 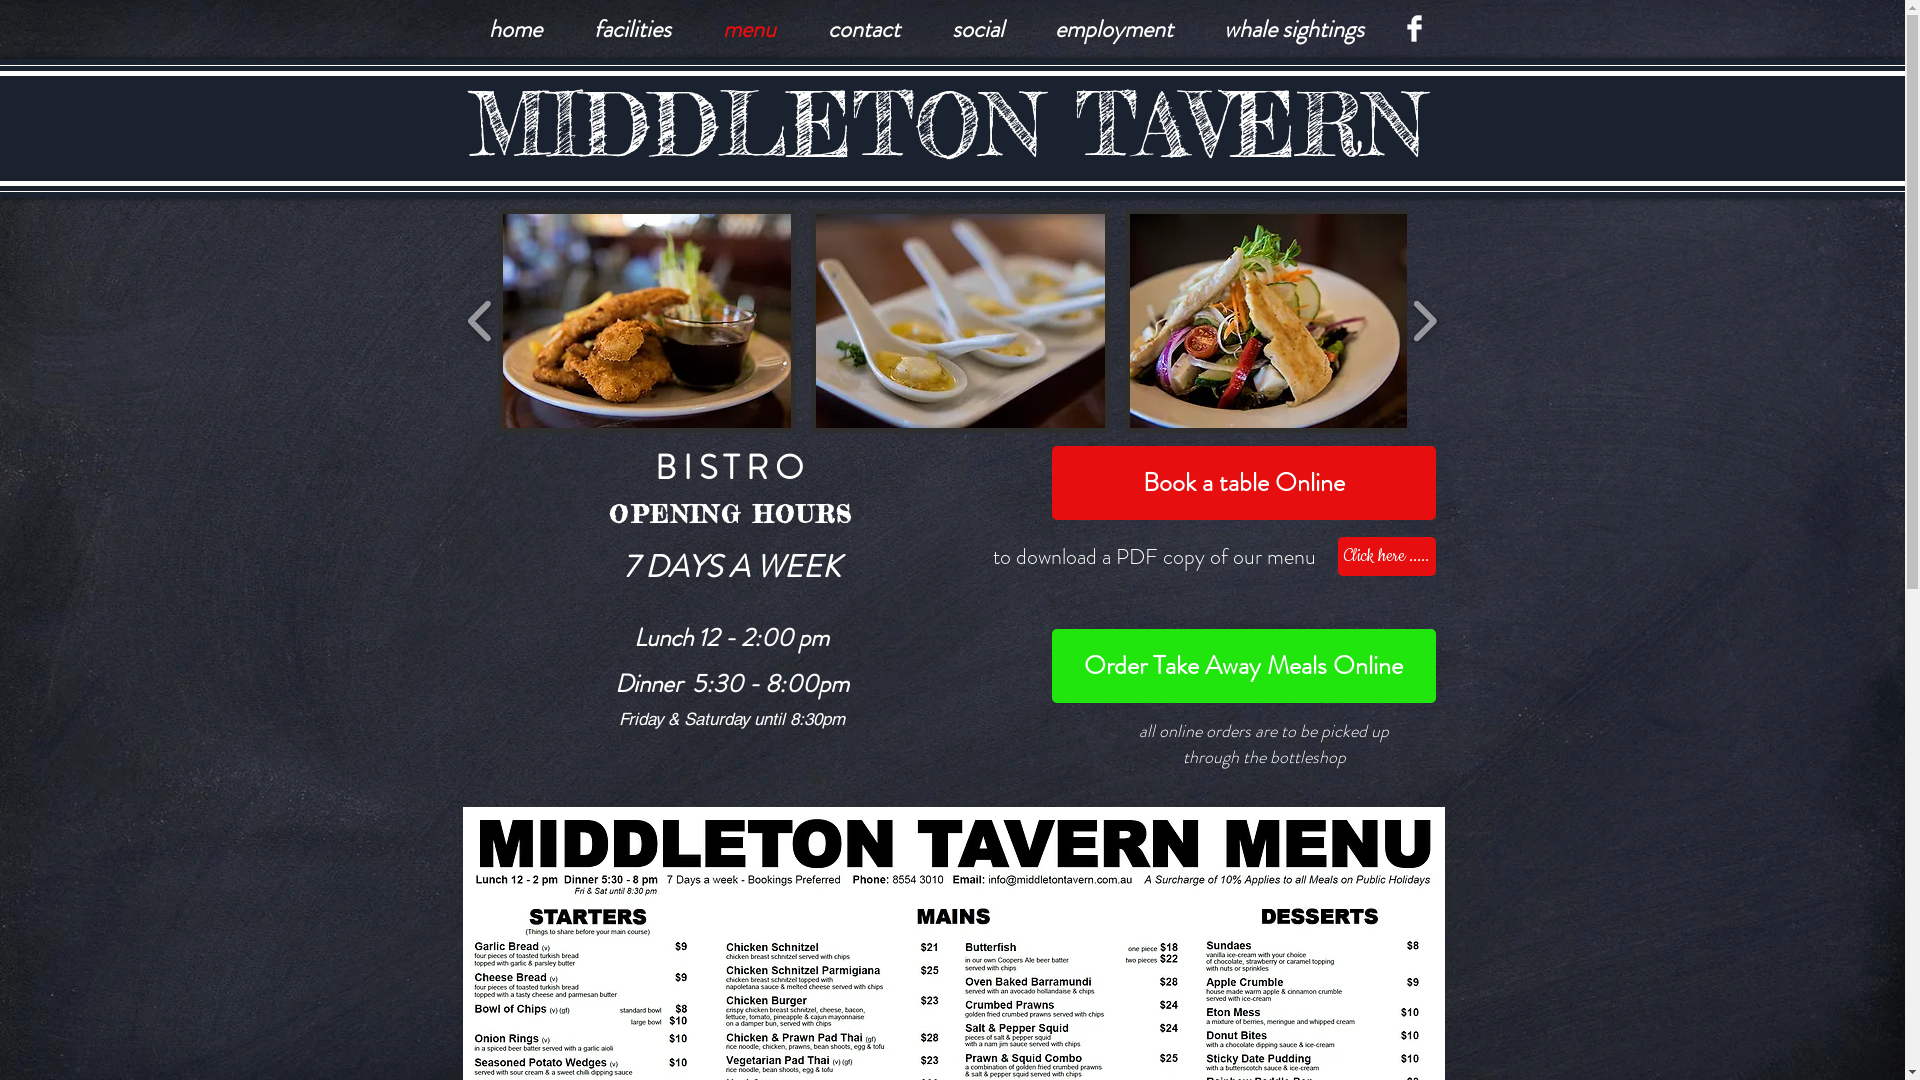 What do you see at coordinates (1242, 666) in the screenshot?
I see `'Order Take Away Meals Online'` at bounding box center [1242, 666].